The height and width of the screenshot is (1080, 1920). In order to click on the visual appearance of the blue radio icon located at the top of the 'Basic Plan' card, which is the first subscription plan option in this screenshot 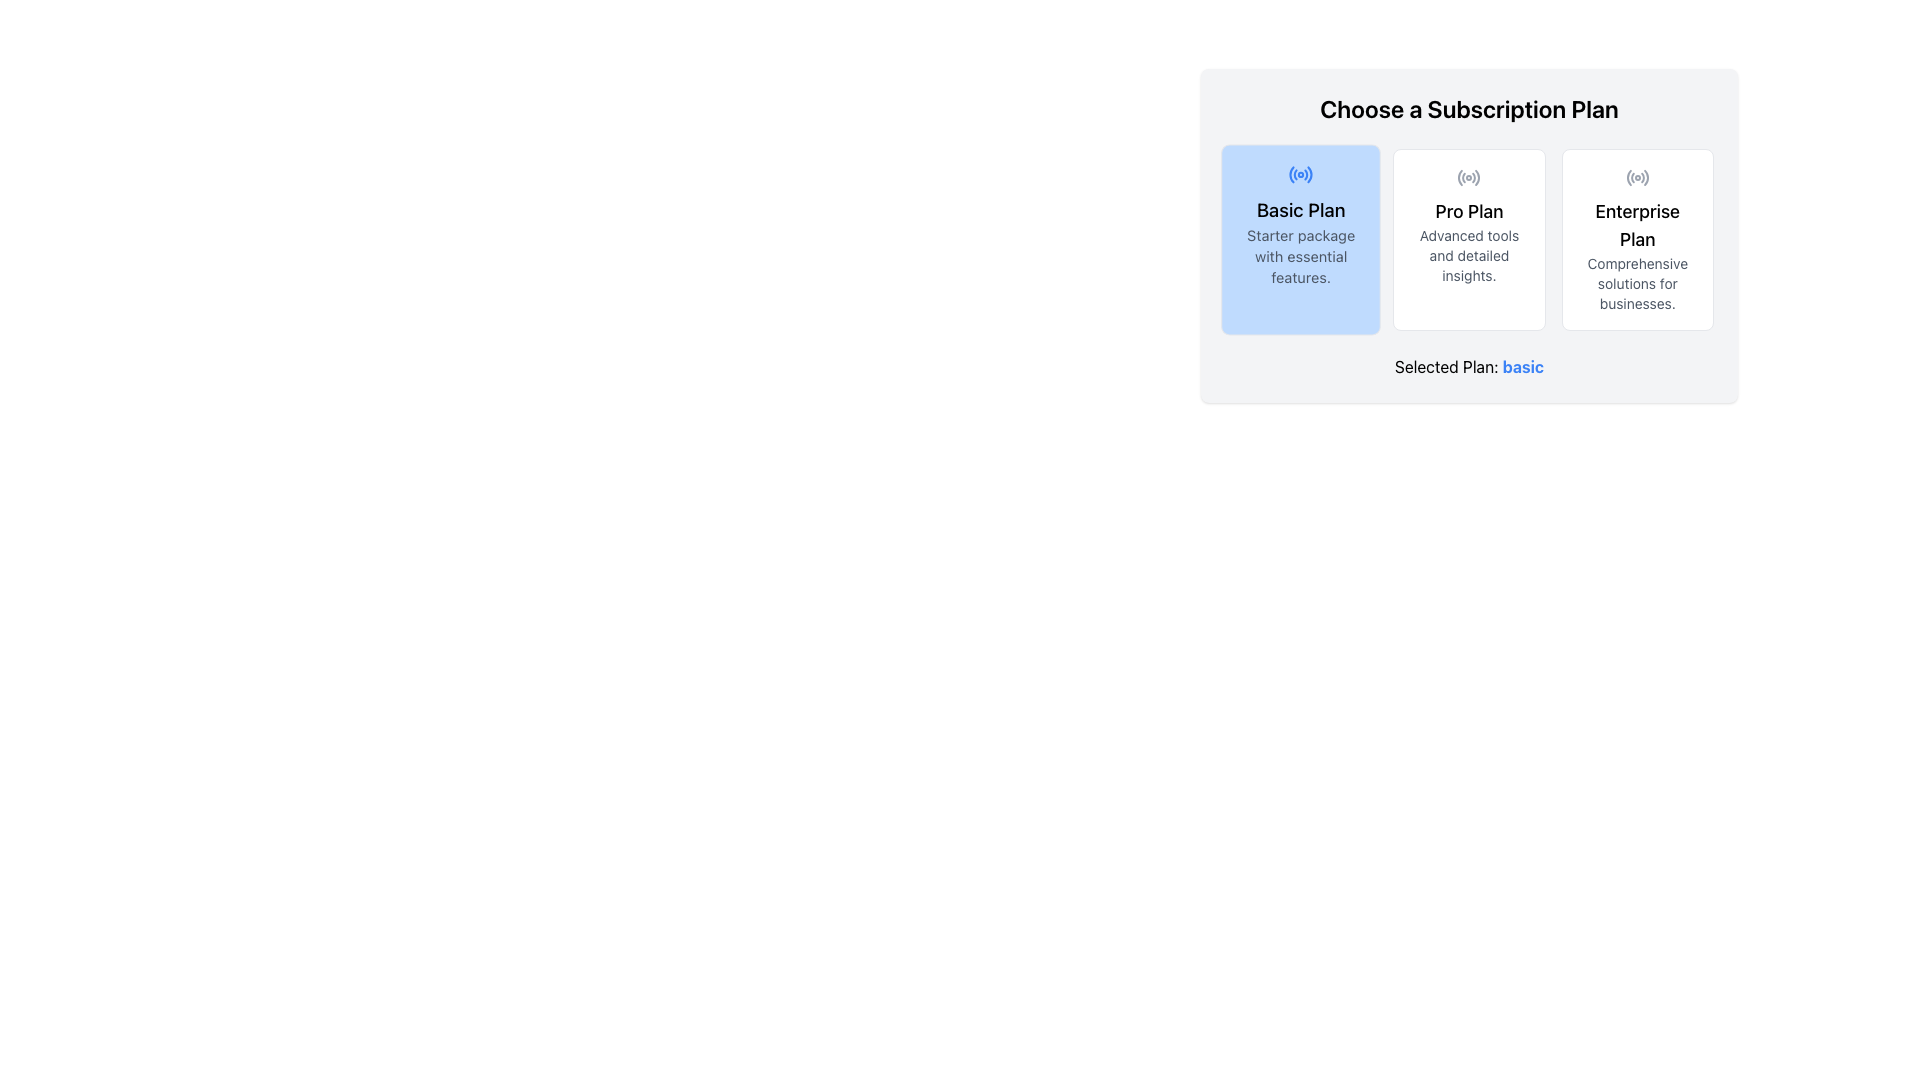, I will do `click(1301, 173)`.